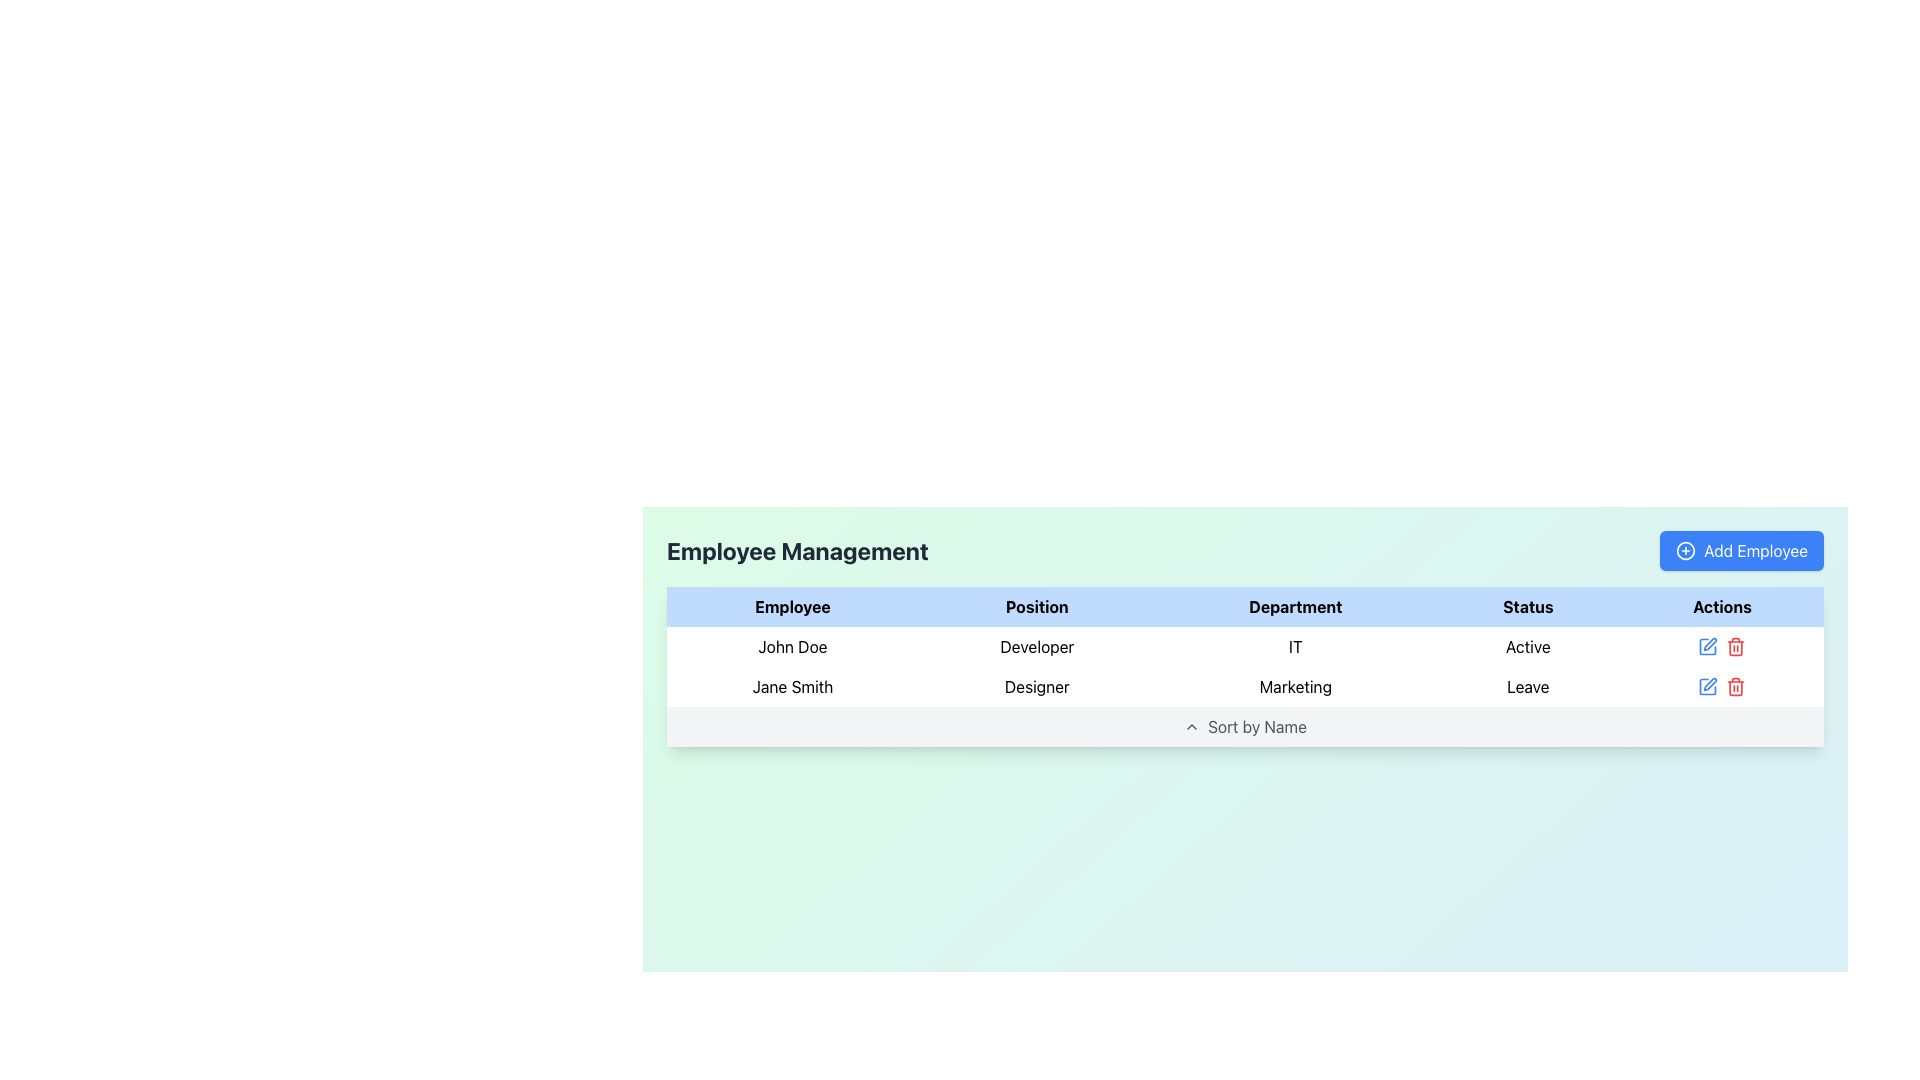 The height and width of the screenshot is (1080, 1920). Describe the element at coordinates (1191, 726) in the screenshot. I see `the Chevron icon located to the left of the 'Sort by Name' text` at that location.